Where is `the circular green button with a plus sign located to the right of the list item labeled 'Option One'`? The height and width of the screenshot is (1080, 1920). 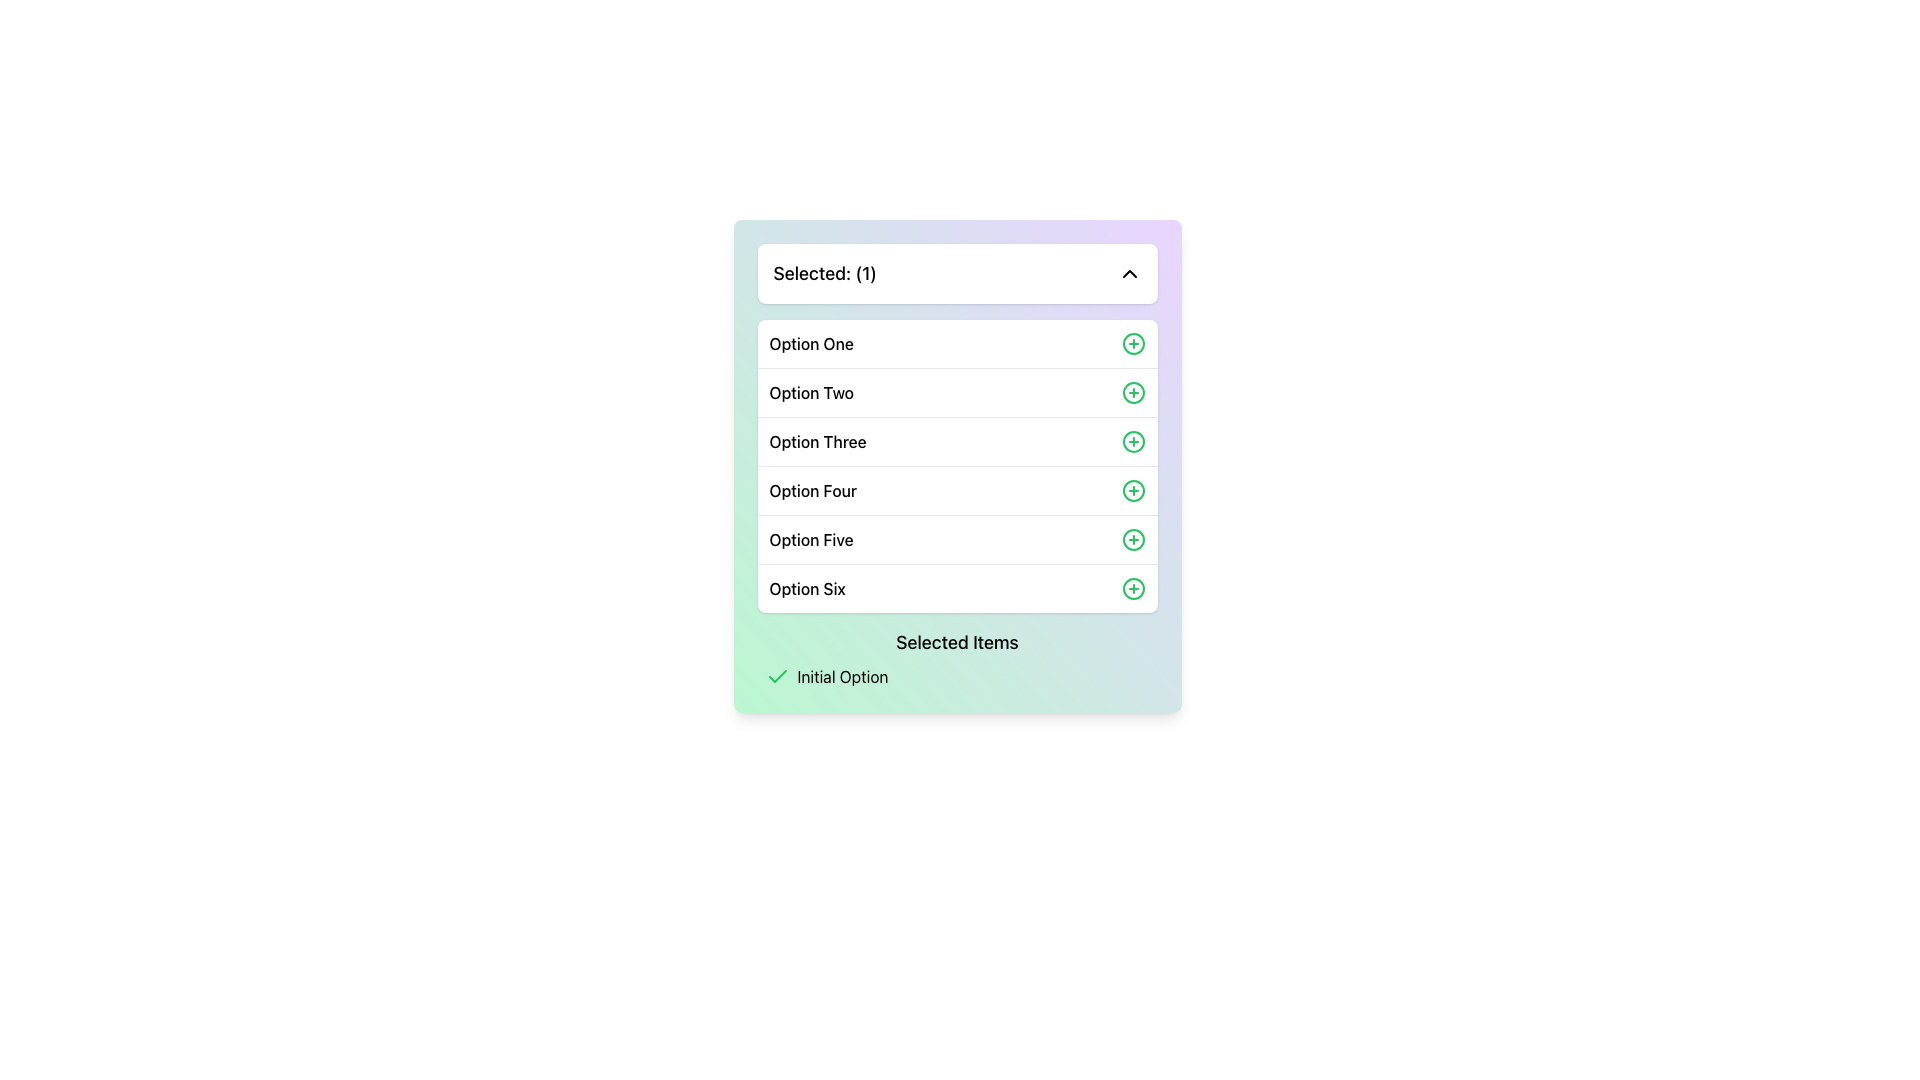 the circular green button with a plus sign located to the right of the list item labeled 'Option One' is located at coordinates (1133, 342).